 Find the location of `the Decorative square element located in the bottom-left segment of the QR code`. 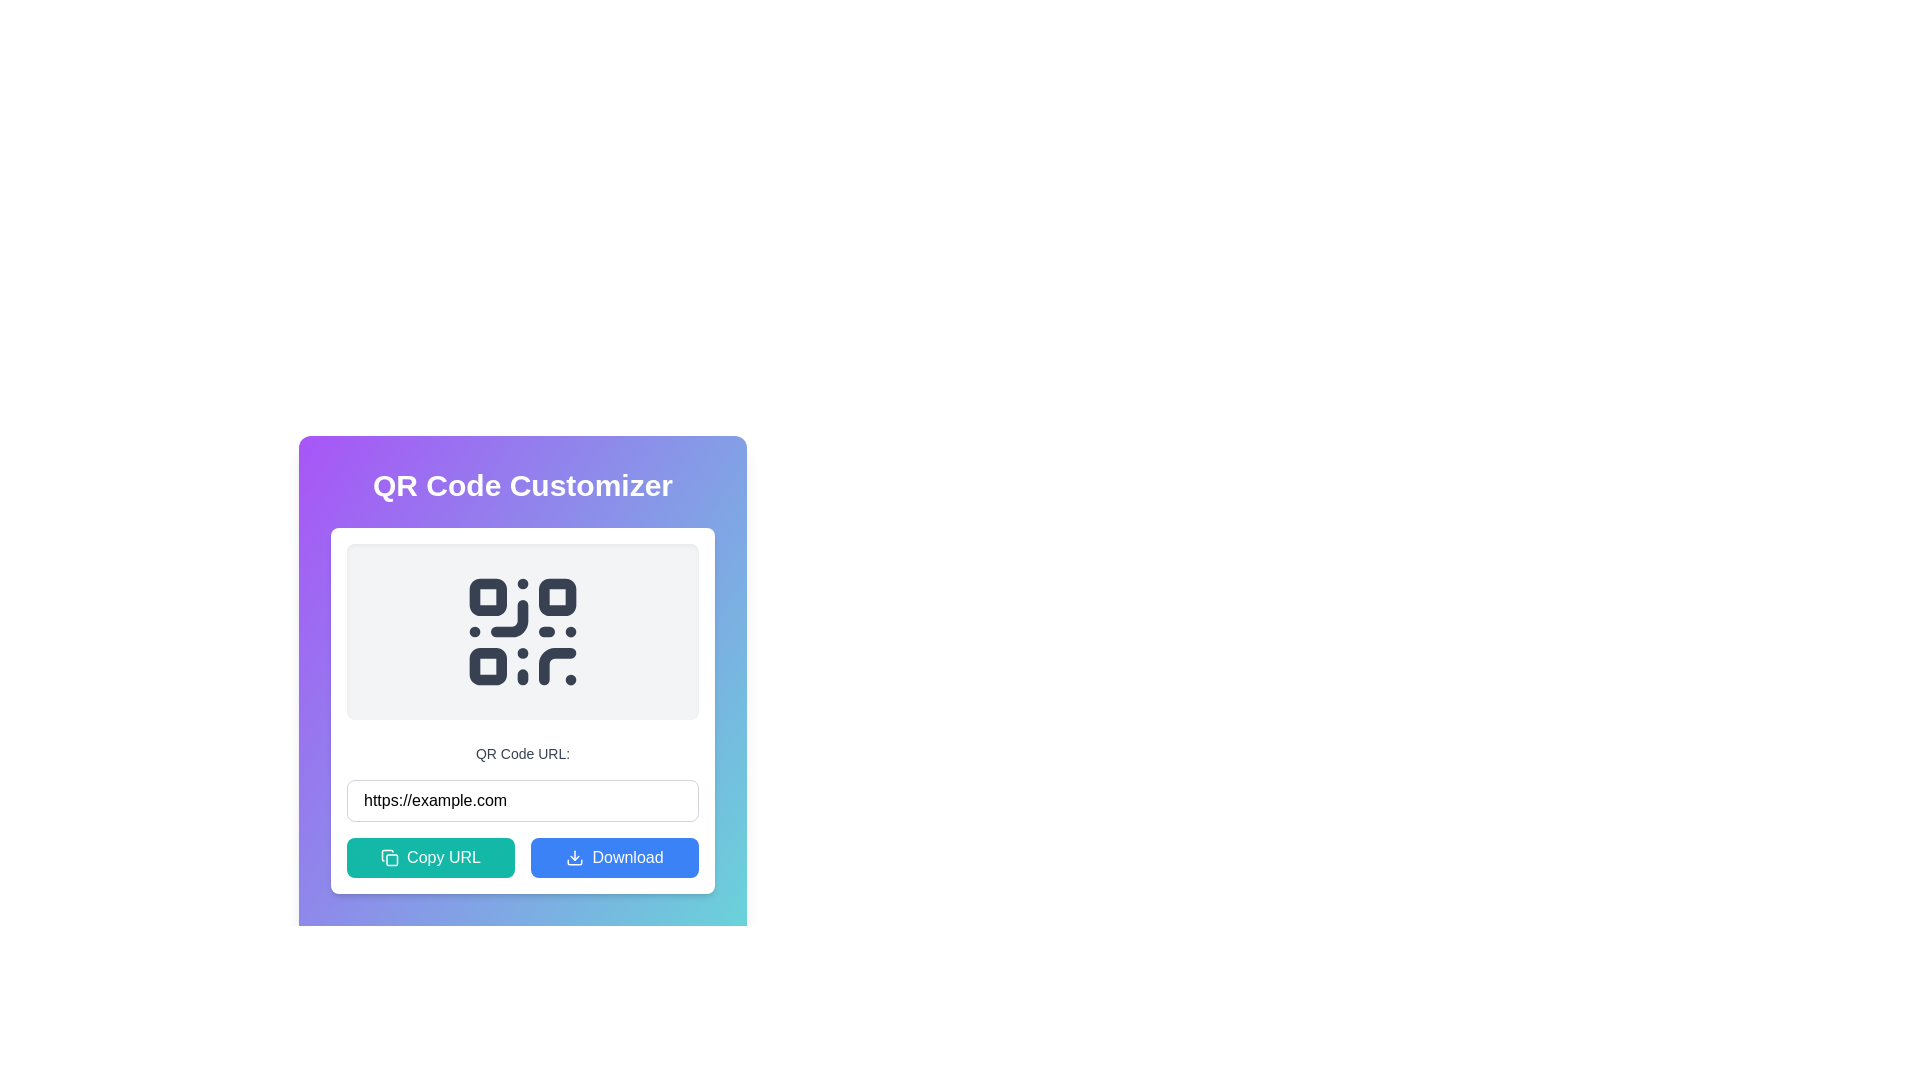

the Decorative square element located in the bottom-left segment of the QR code is located at coordinates (488, 666).